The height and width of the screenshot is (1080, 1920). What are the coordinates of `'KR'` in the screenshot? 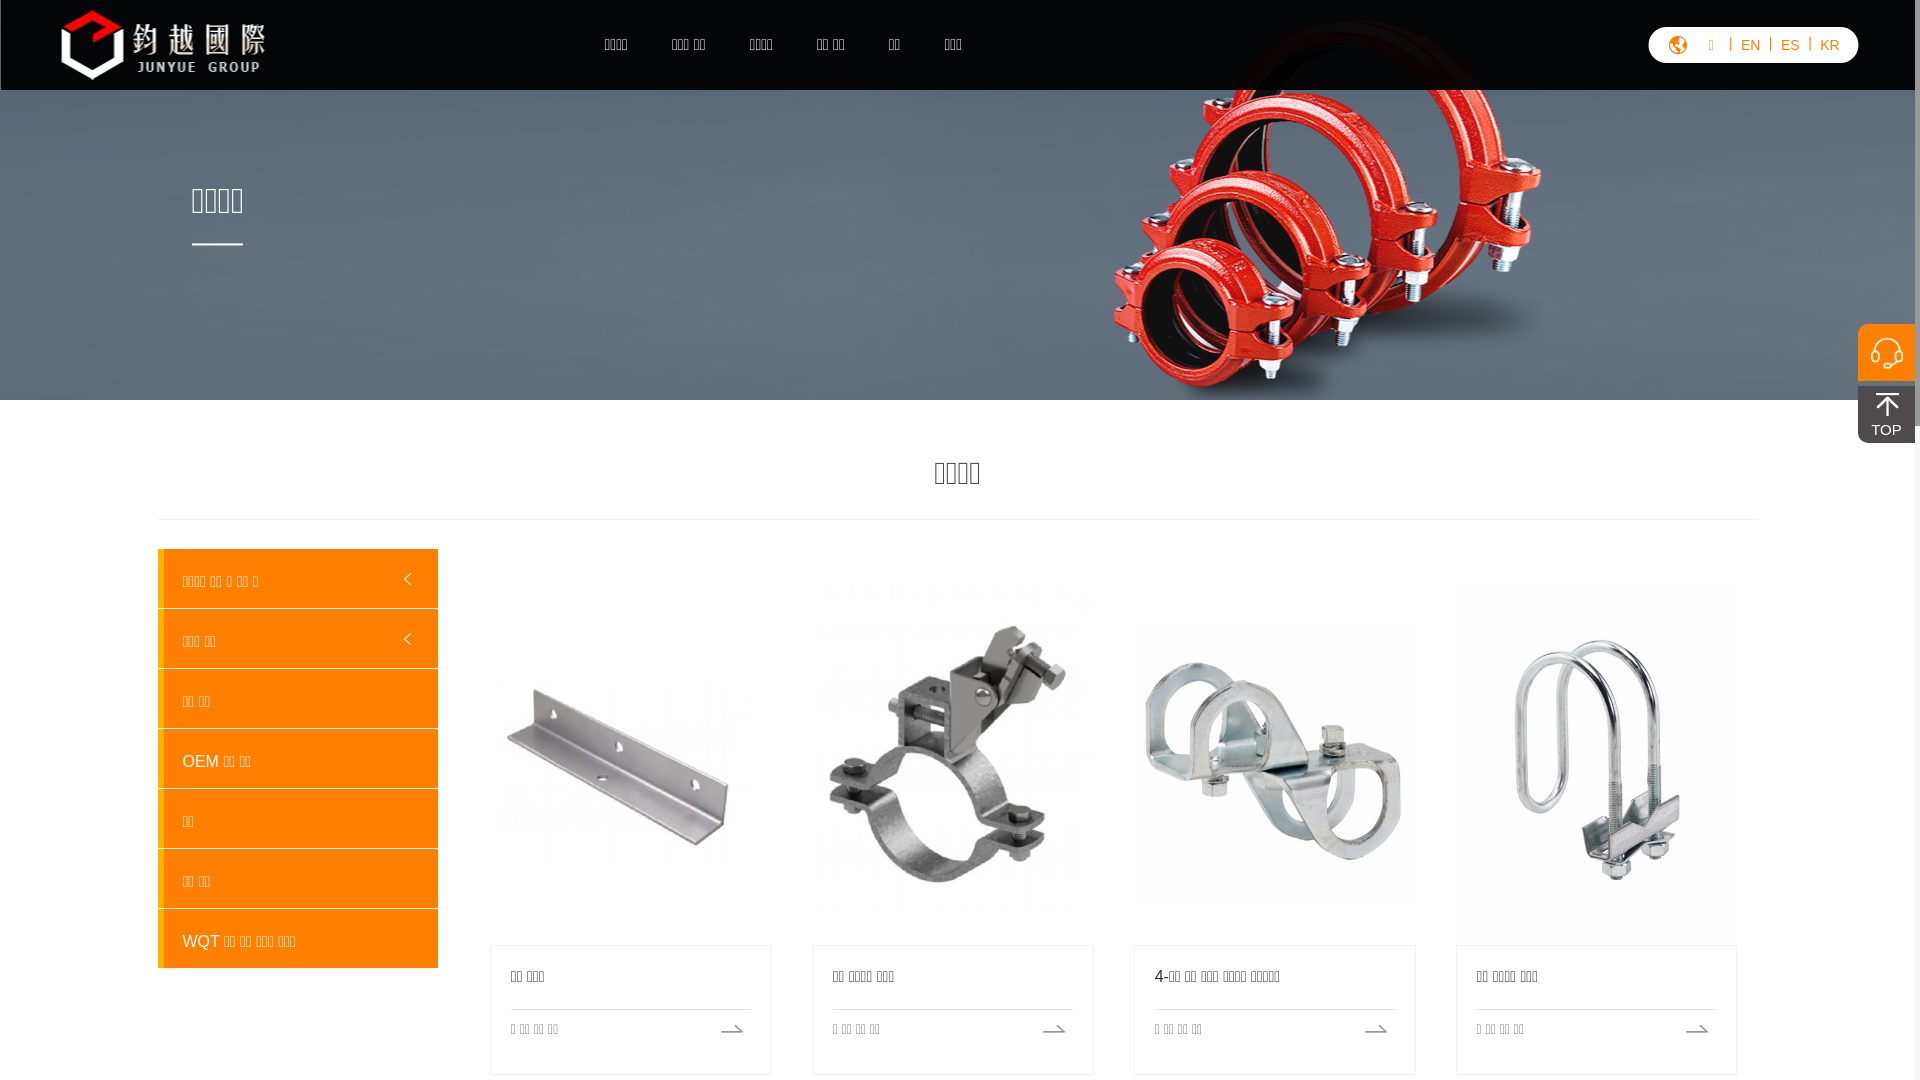 It's located at (1829, 45).